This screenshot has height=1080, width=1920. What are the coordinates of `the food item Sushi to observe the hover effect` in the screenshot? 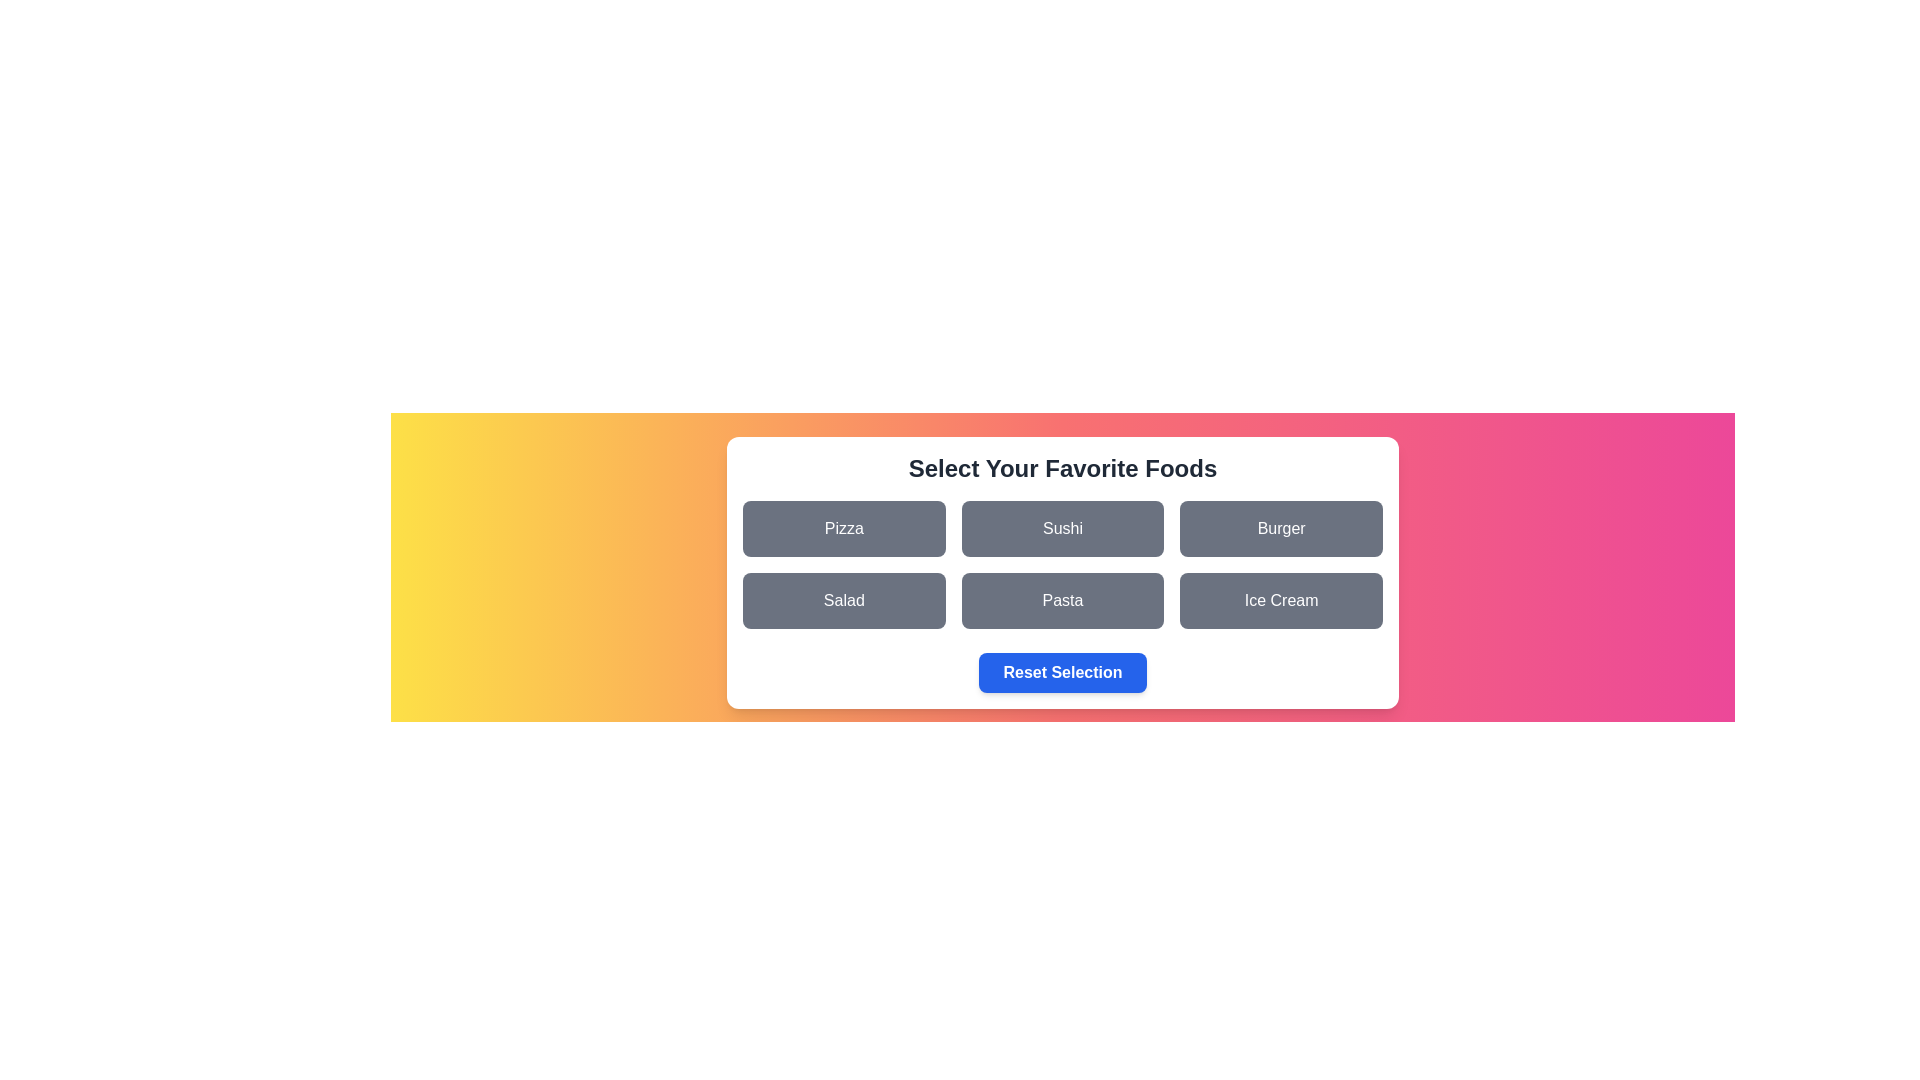 It's located at (1061, 527).